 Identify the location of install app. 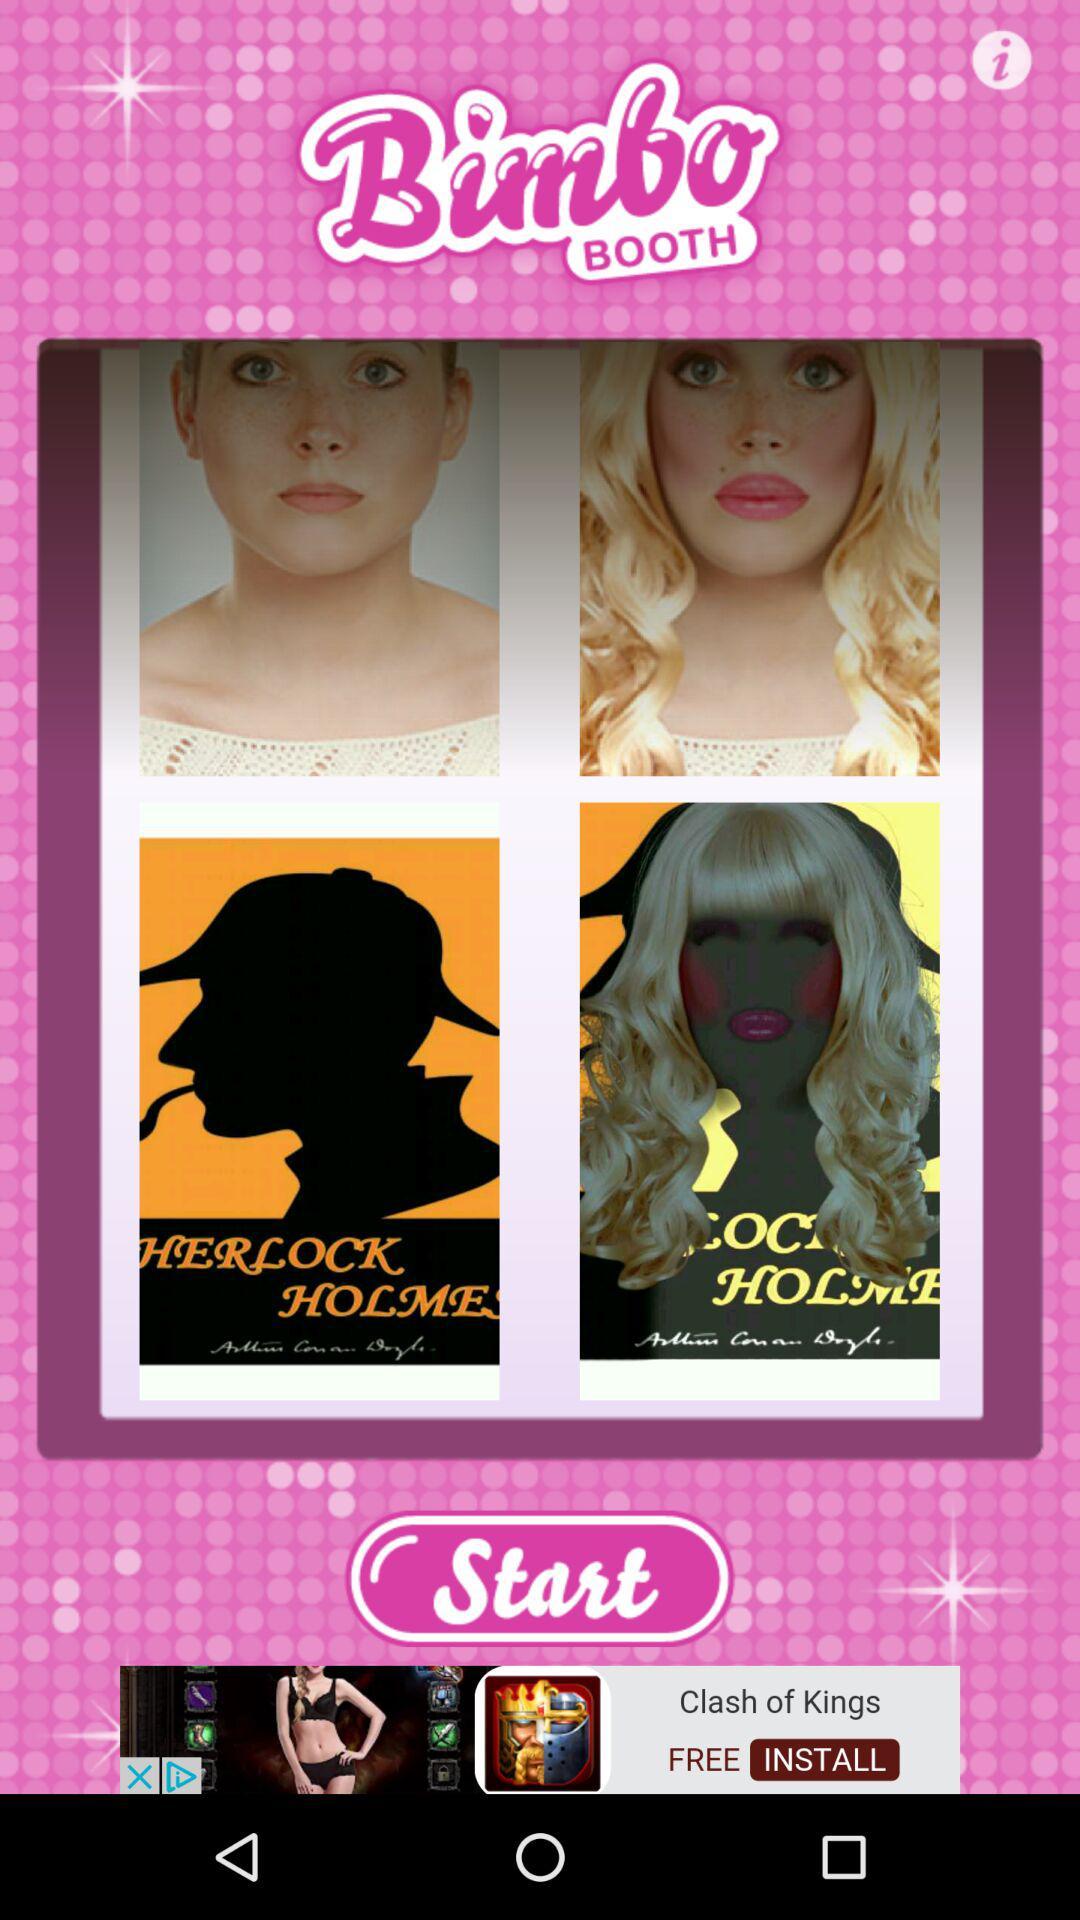
(540, 1727).